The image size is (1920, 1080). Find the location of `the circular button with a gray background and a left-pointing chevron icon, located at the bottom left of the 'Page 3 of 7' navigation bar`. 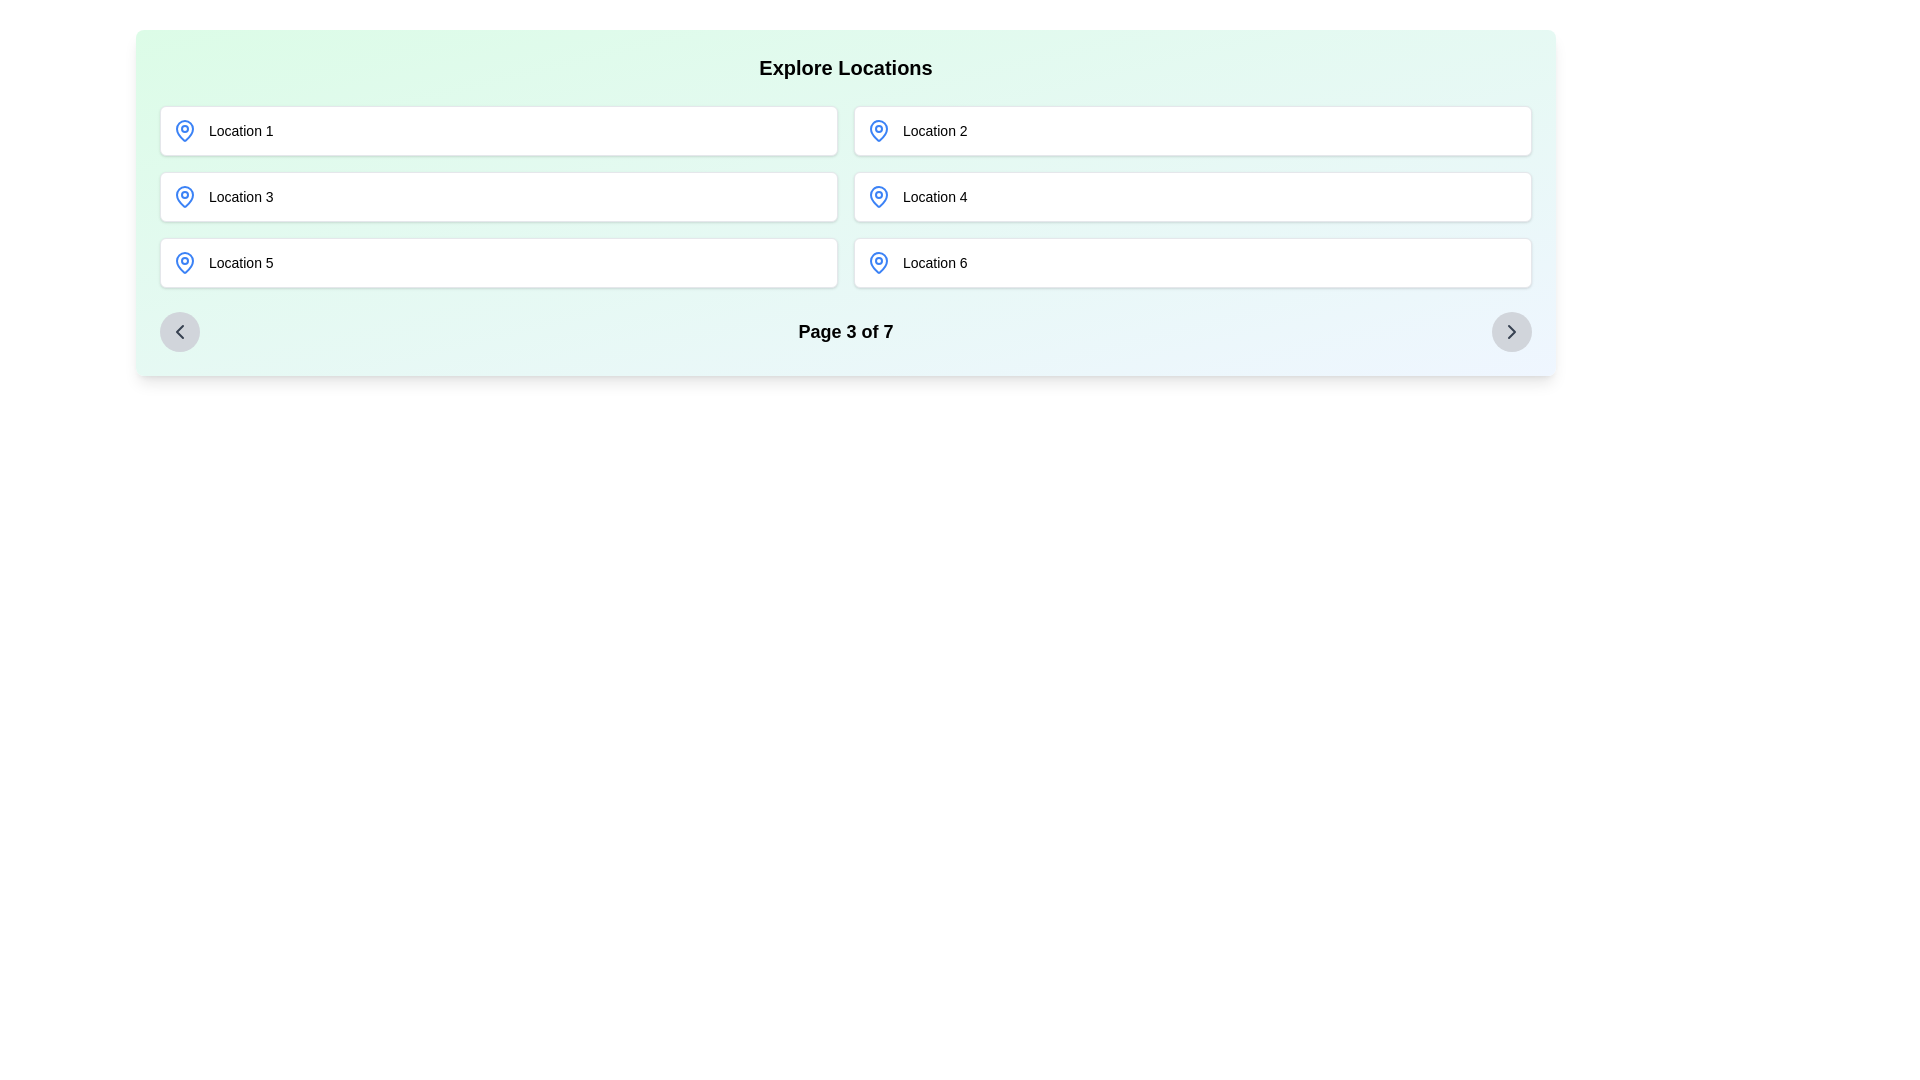

the circular button with a gray background and a left-pointing chevron icon, located at the bottom left of the 'Page 3 of 7' navigation bar is located at coordinates (180, 330).